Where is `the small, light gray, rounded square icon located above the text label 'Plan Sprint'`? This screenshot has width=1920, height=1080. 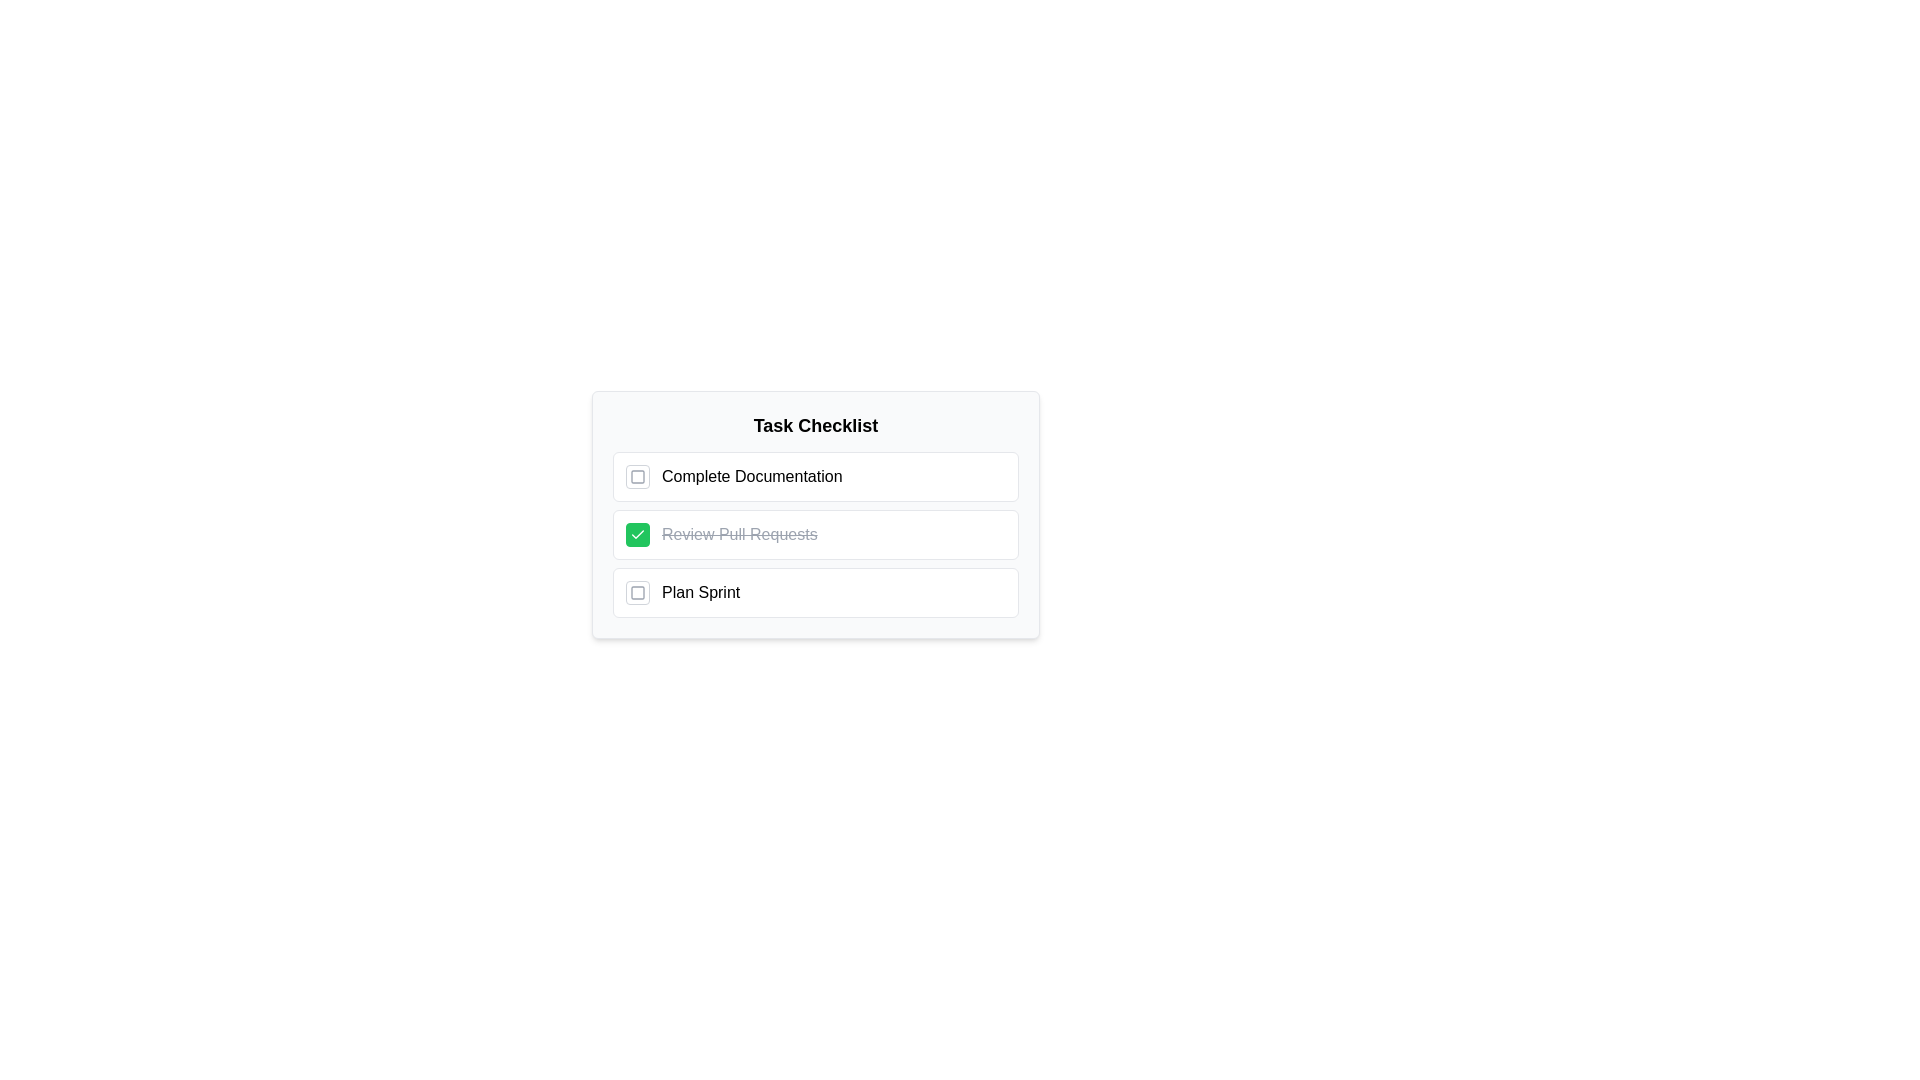
the small, light gray, rounded square icon located above the text label 'Plan Sprint' is located at coordinates (637, 592).